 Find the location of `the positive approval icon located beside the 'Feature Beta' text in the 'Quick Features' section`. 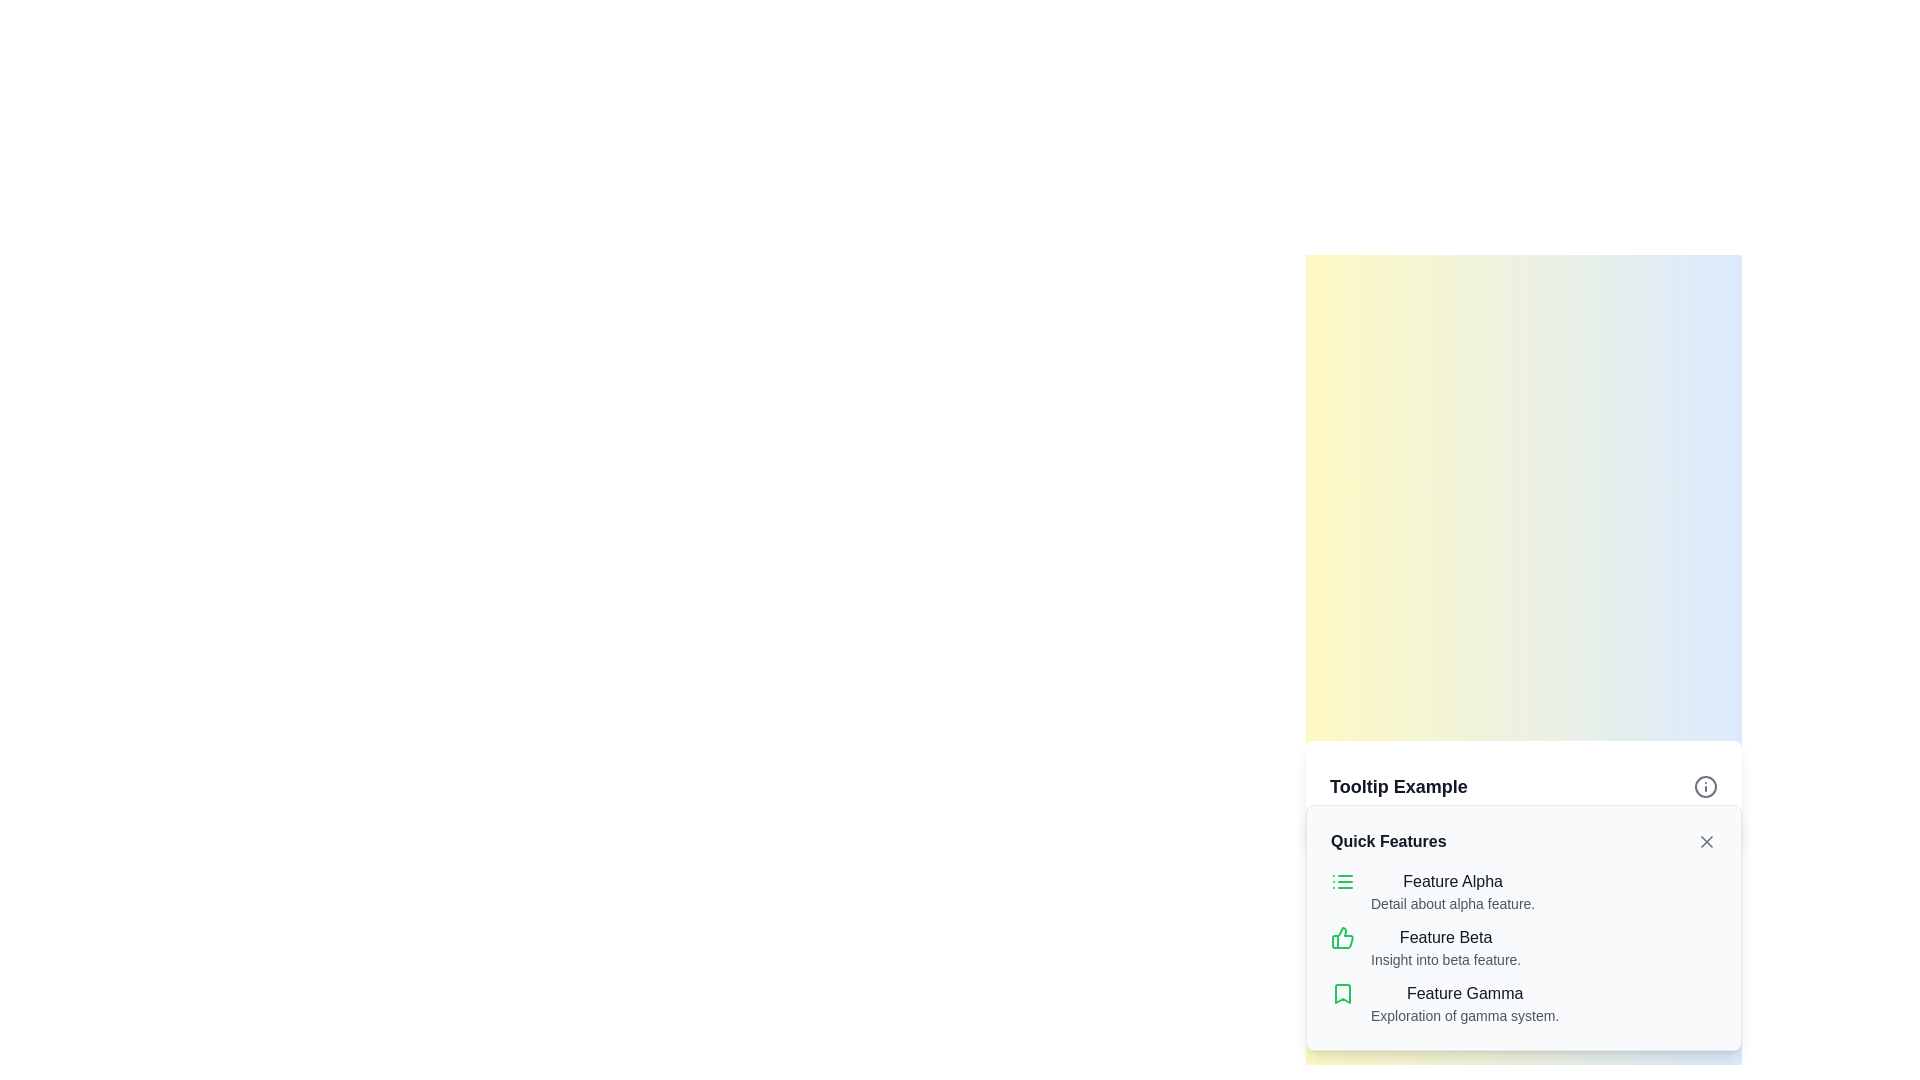

the positive approval icon located beside the 'Feature Beta' text in the 'Quick Features' section is located at coordinates (1343, 937).